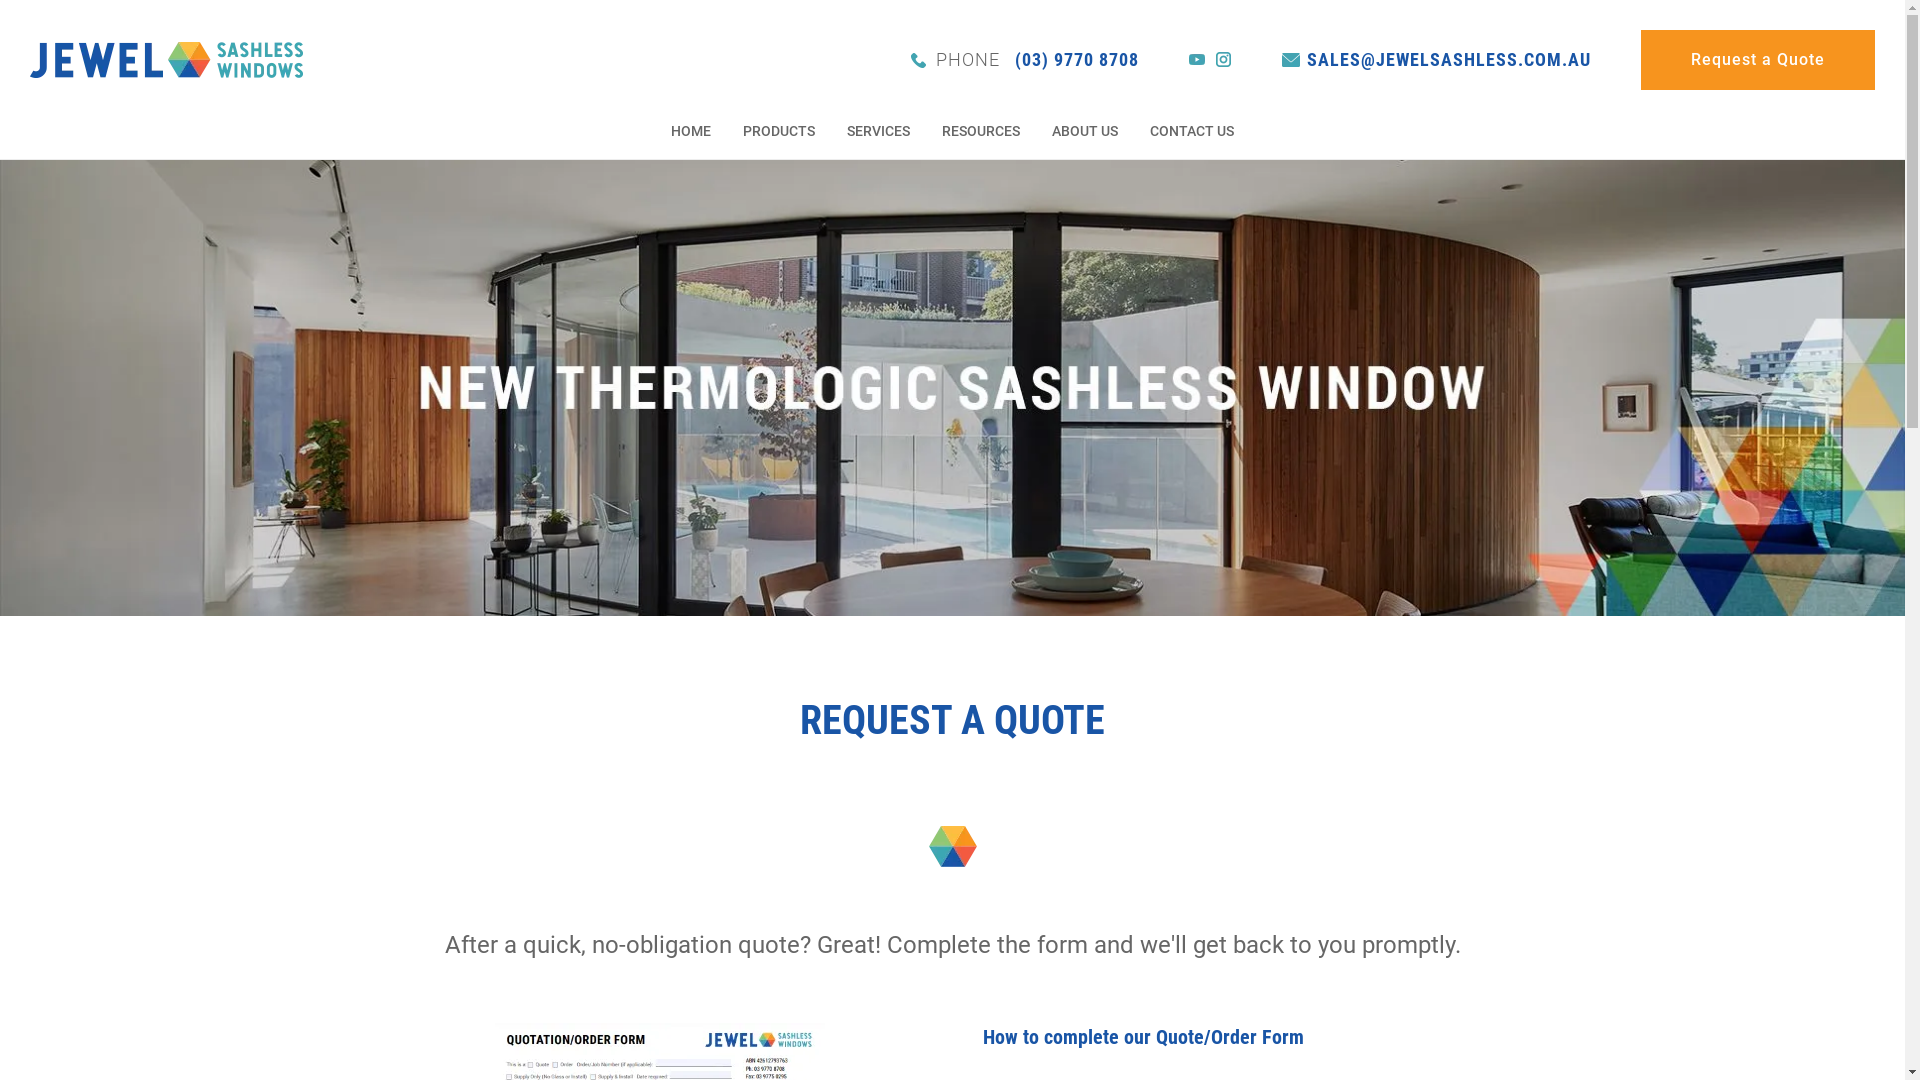 This screenshot has width=1920, height=1080. I want to click on 'youtube', so click(1189, 59).